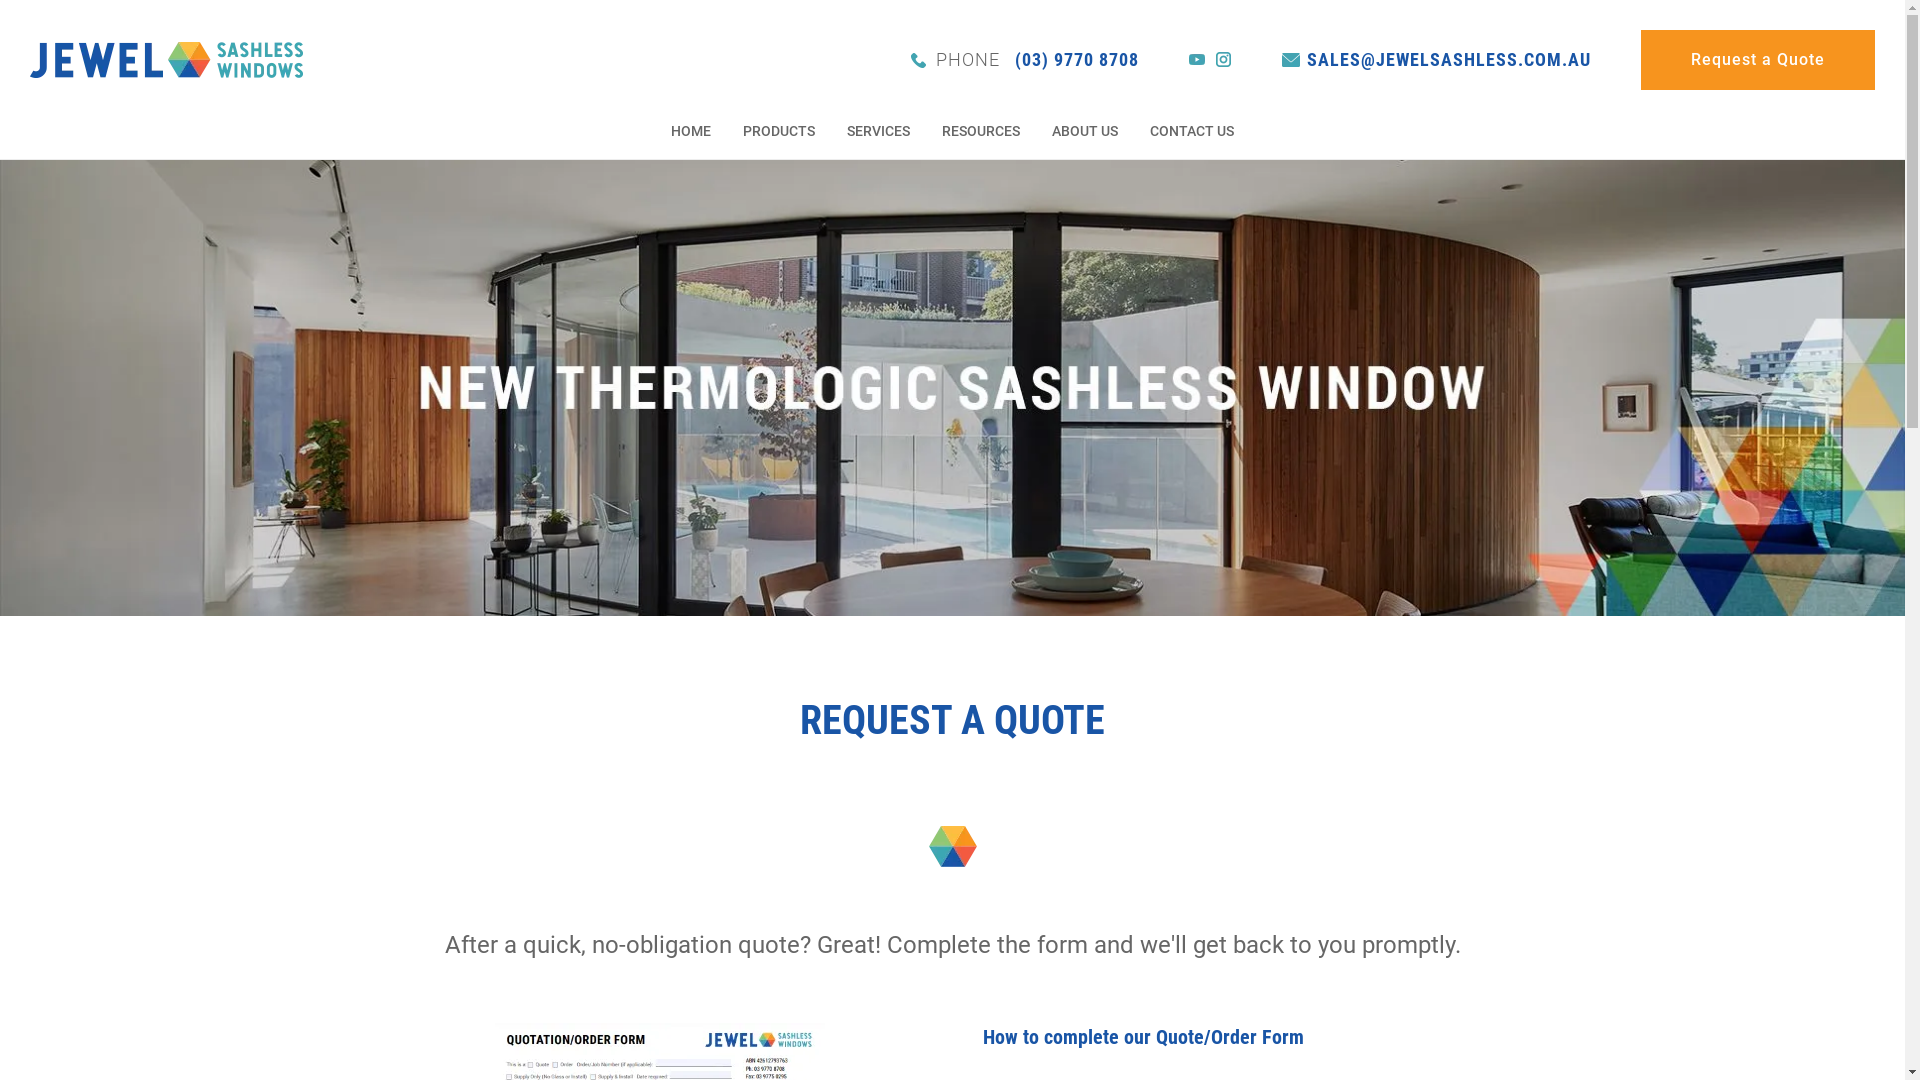 This screenshot has width=1920, height=1080. I want to click on 'youtube', so click(1189, 59).